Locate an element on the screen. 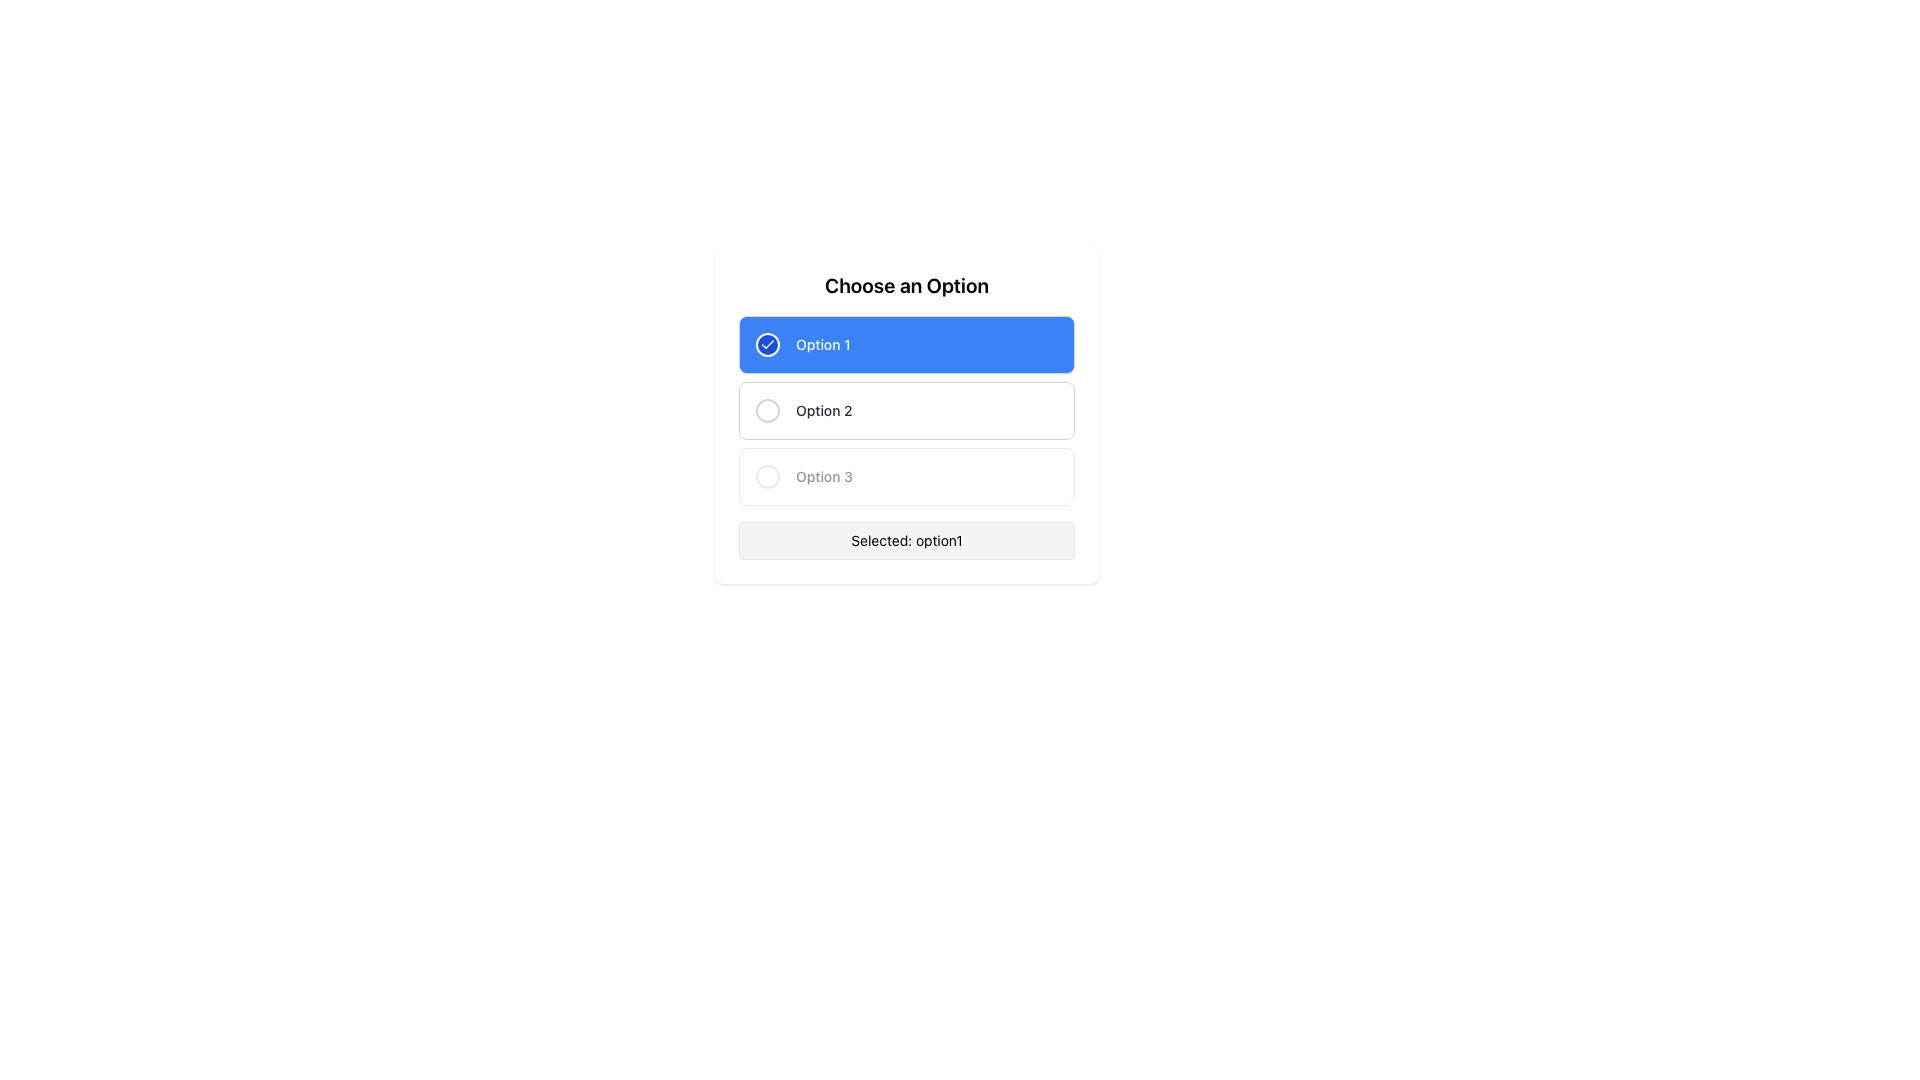 The width and height of the screenshot is (1920, 1080). the checkmark icon indicating the selected state of the first option in the list, which is located to the left of the text 'Option 1' is located at coordinates (767, 343).